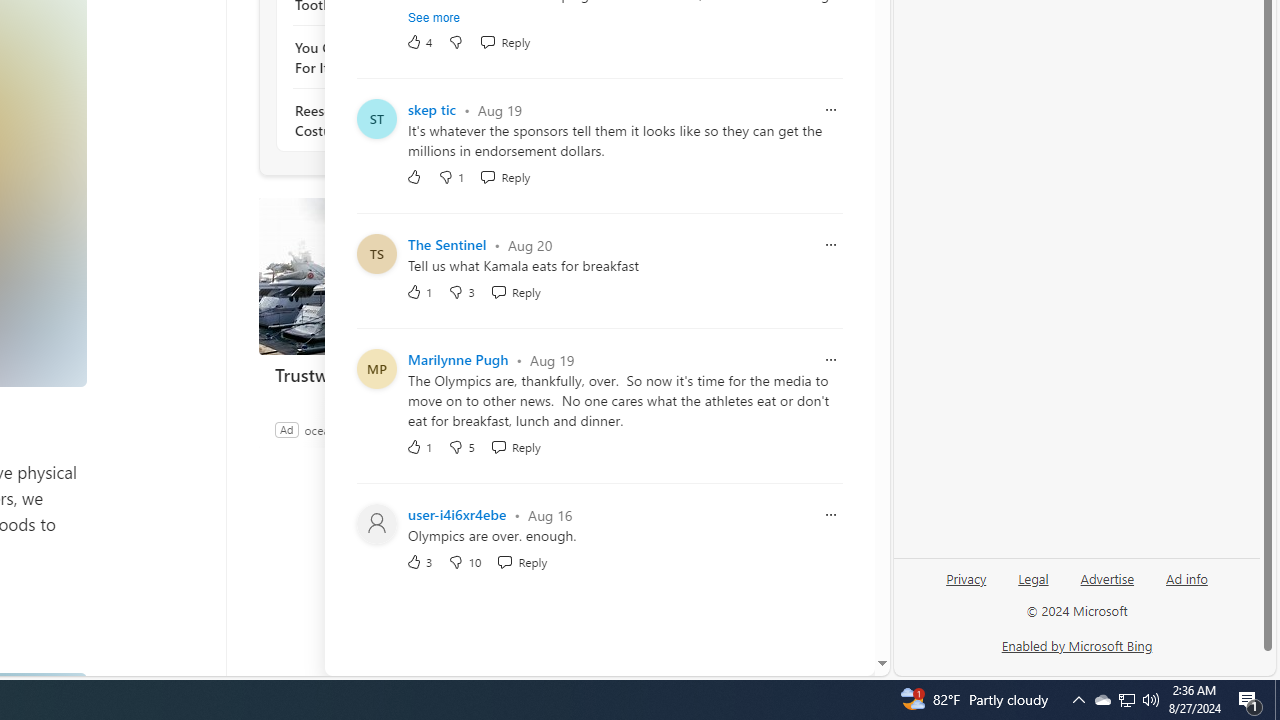 This screenshot has width=1280, height=720. What do you see at coordinates (831, 514) in the screenshot?
I see `'Report comment'` at bounding box center [831, 514].